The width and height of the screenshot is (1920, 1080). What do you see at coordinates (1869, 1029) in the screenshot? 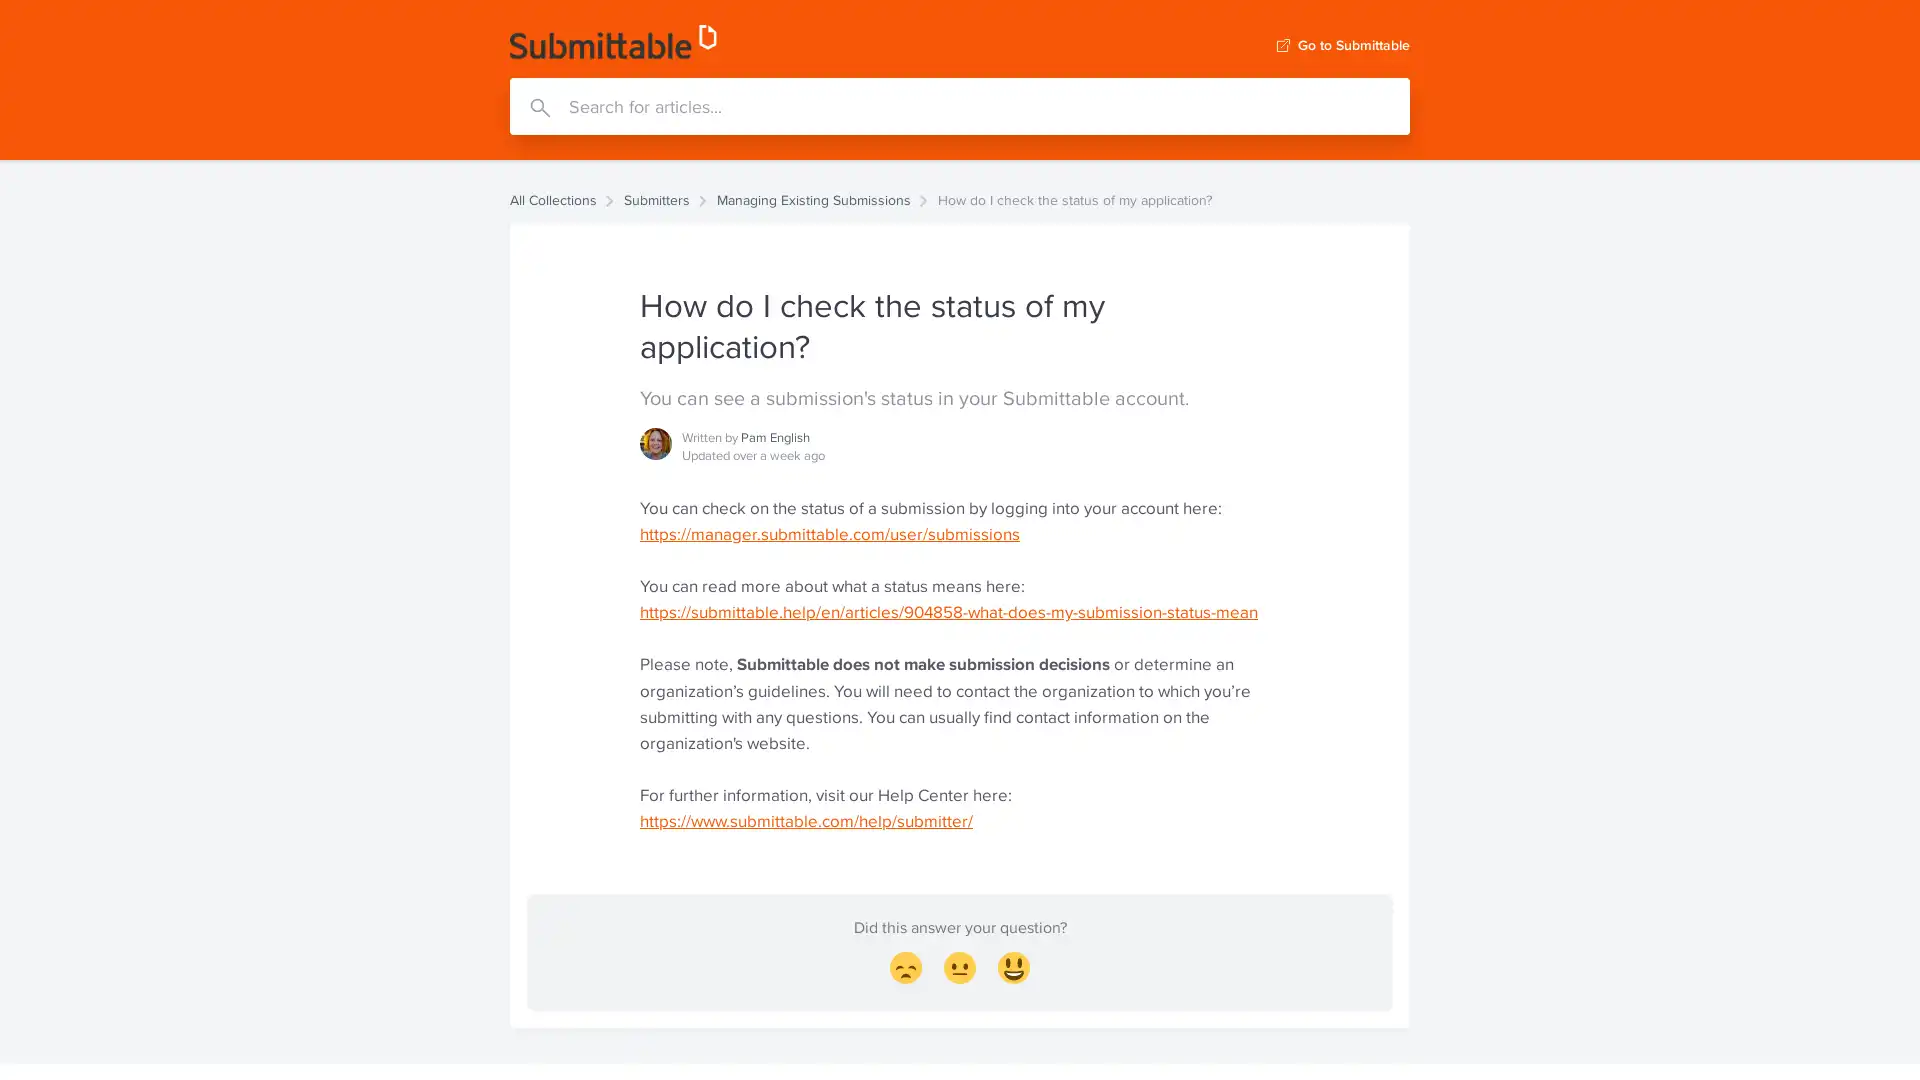
I see `Open Intercom Messenger` at bounding box center [1869, 1029].